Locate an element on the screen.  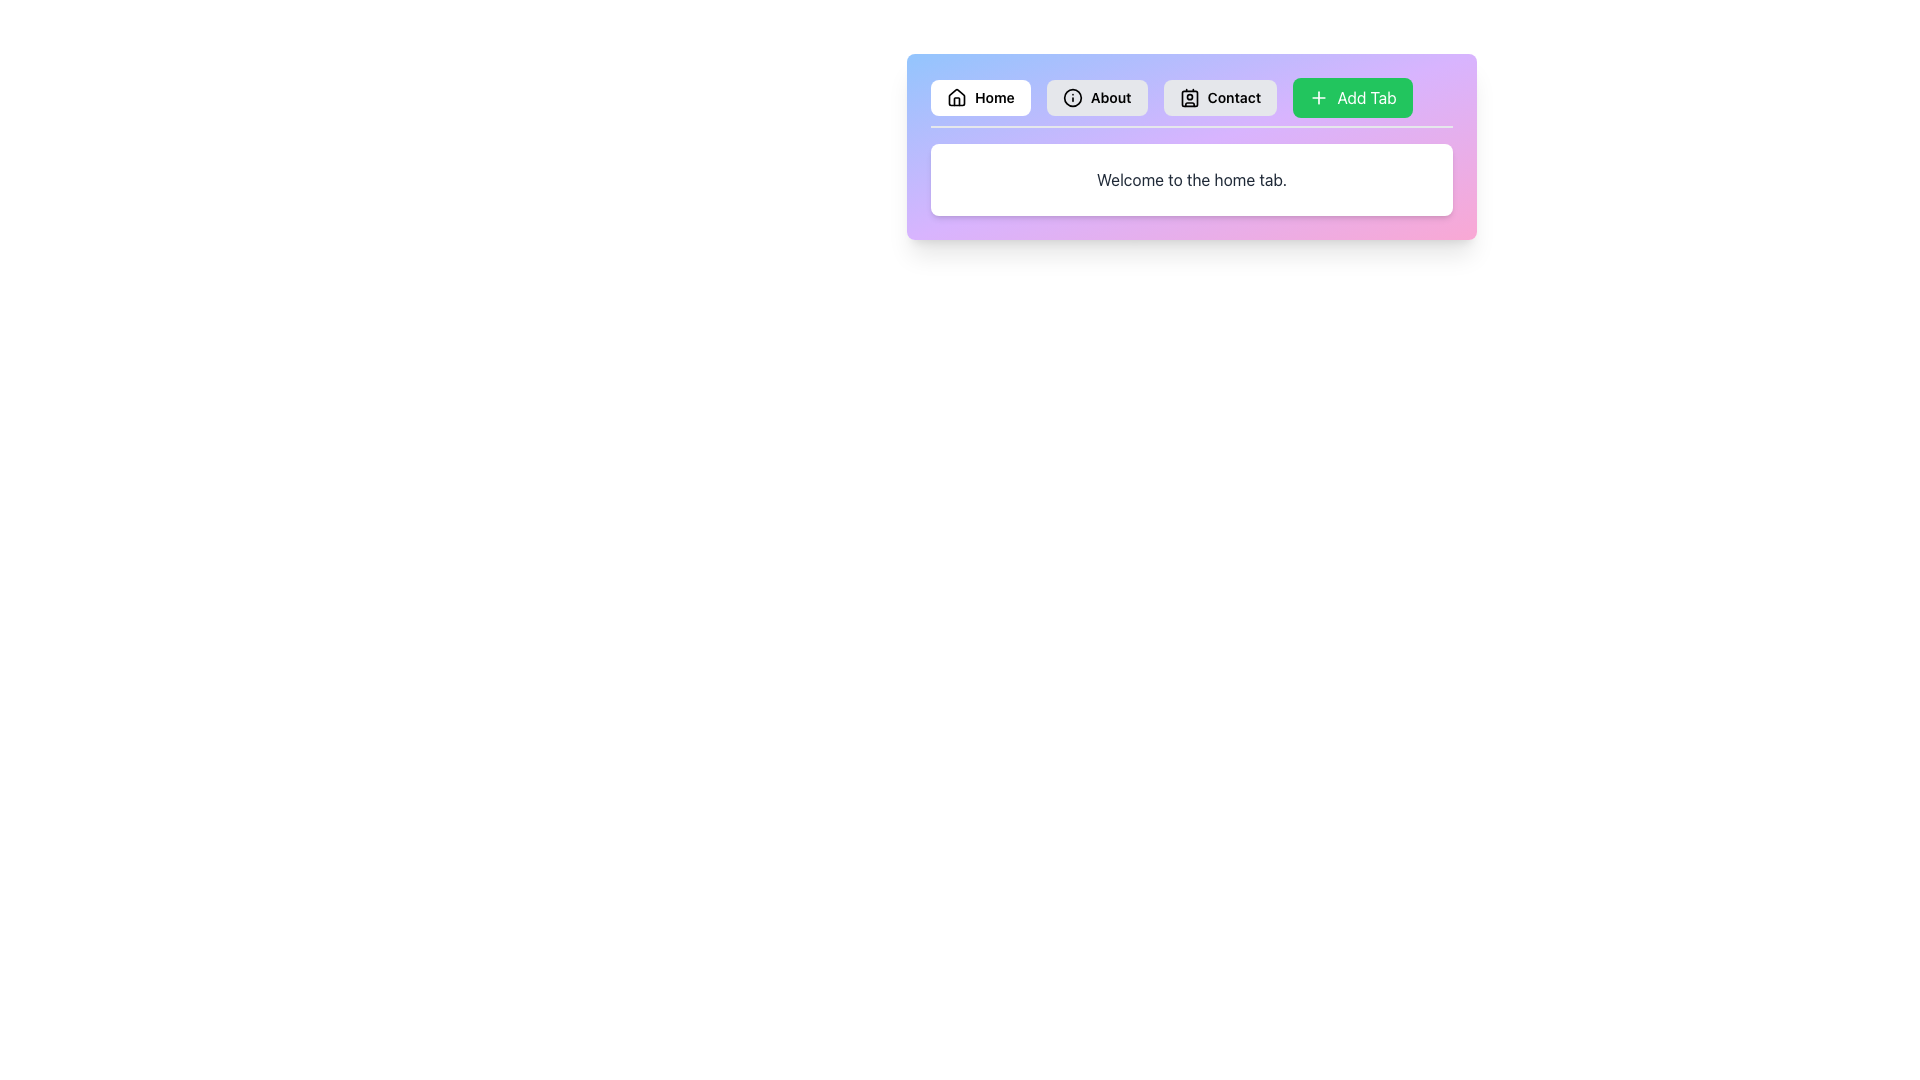
the third button from the left in the horizontal navigation bar that leads to the 'Contact' section is located at coordinates (1219, 97).